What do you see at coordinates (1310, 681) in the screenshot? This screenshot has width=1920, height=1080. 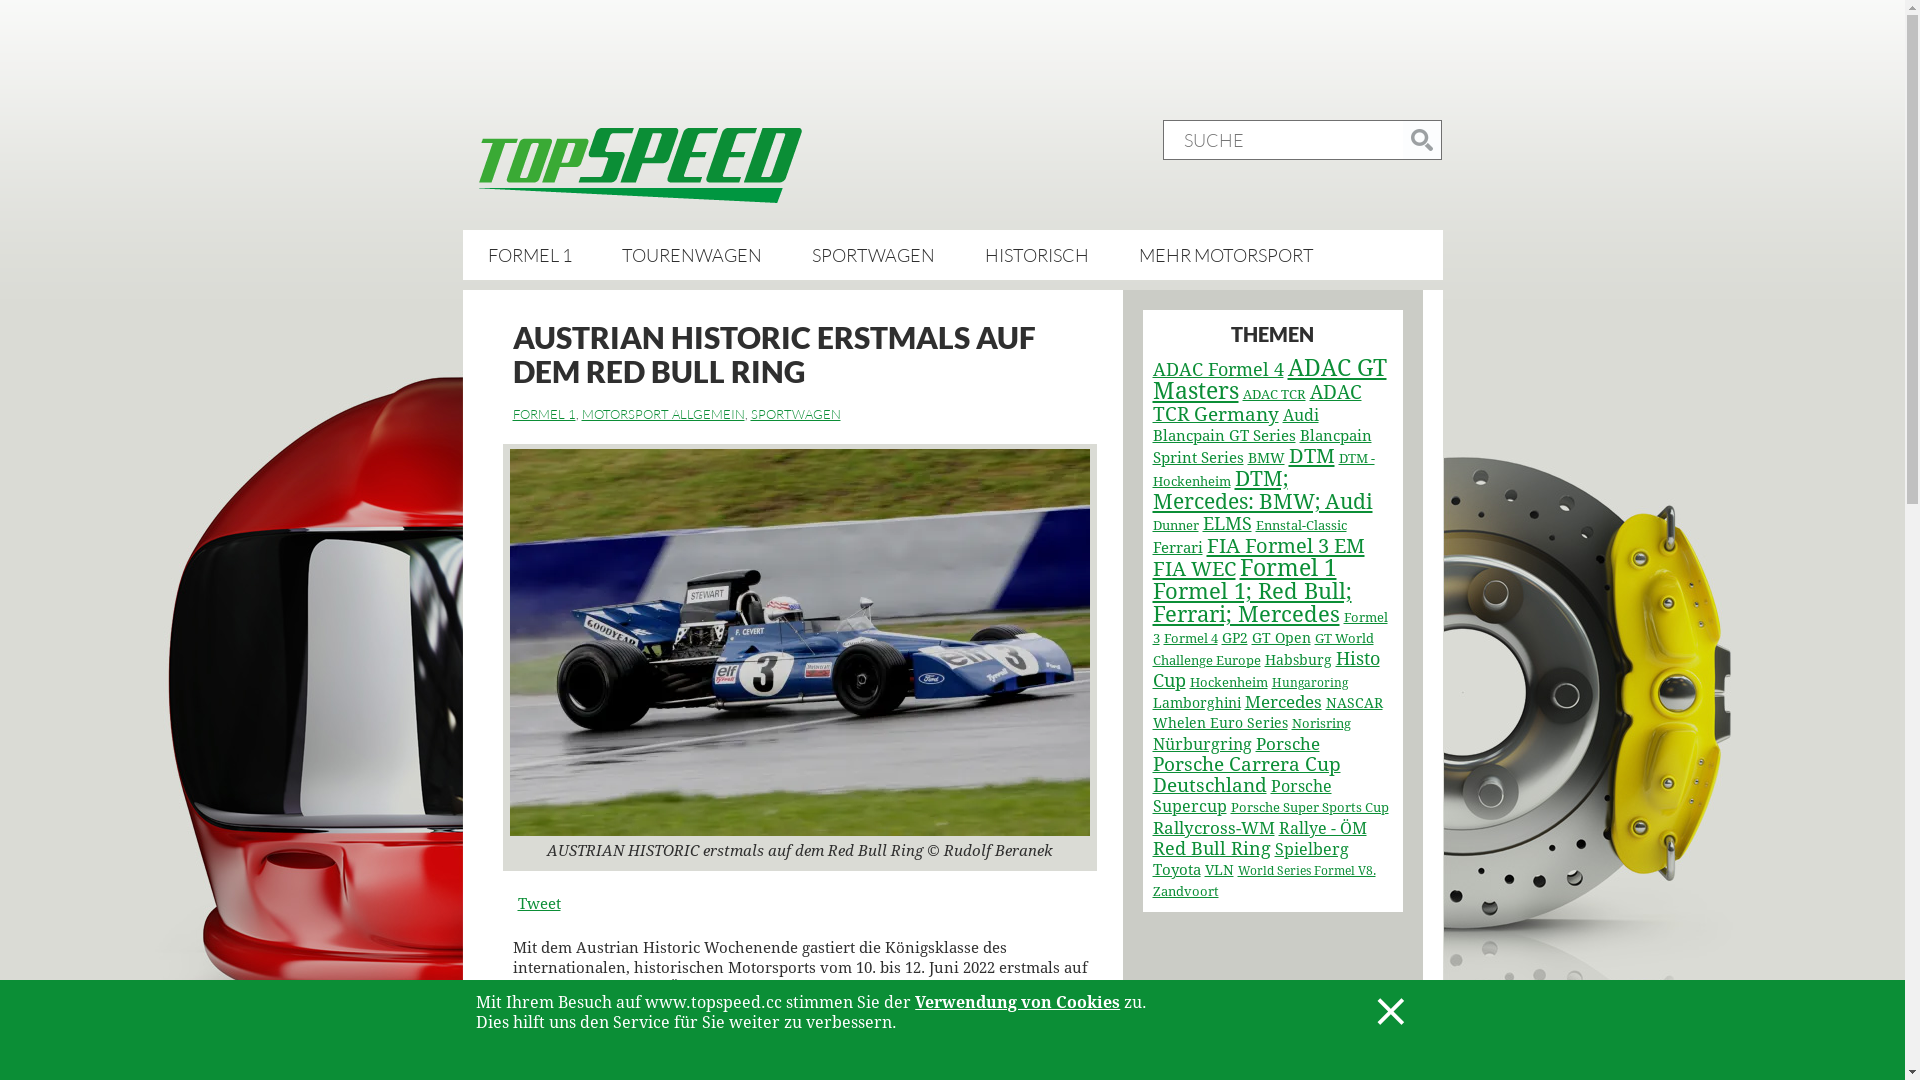 I see `'Hungaroring'` at bounding box center [1310, 681].